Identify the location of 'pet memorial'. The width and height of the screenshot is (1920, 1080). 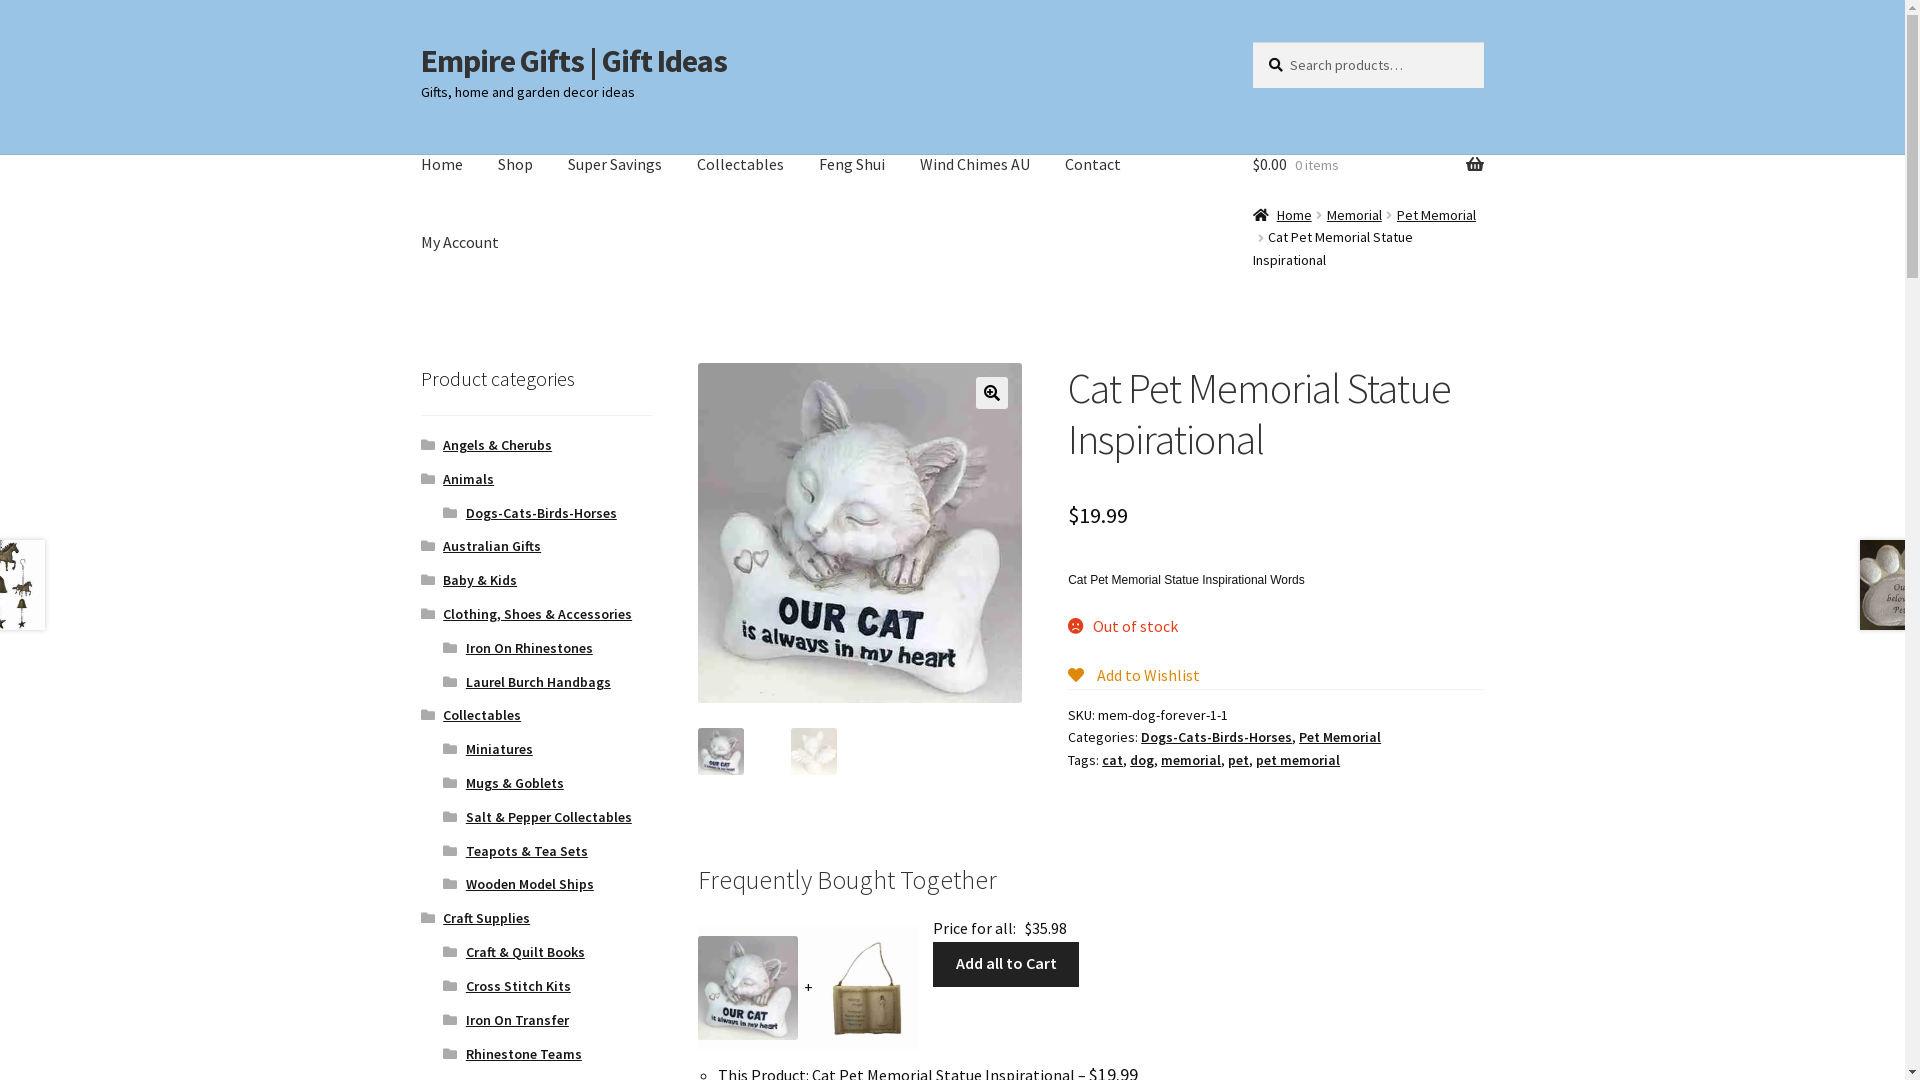
(1297, 759).